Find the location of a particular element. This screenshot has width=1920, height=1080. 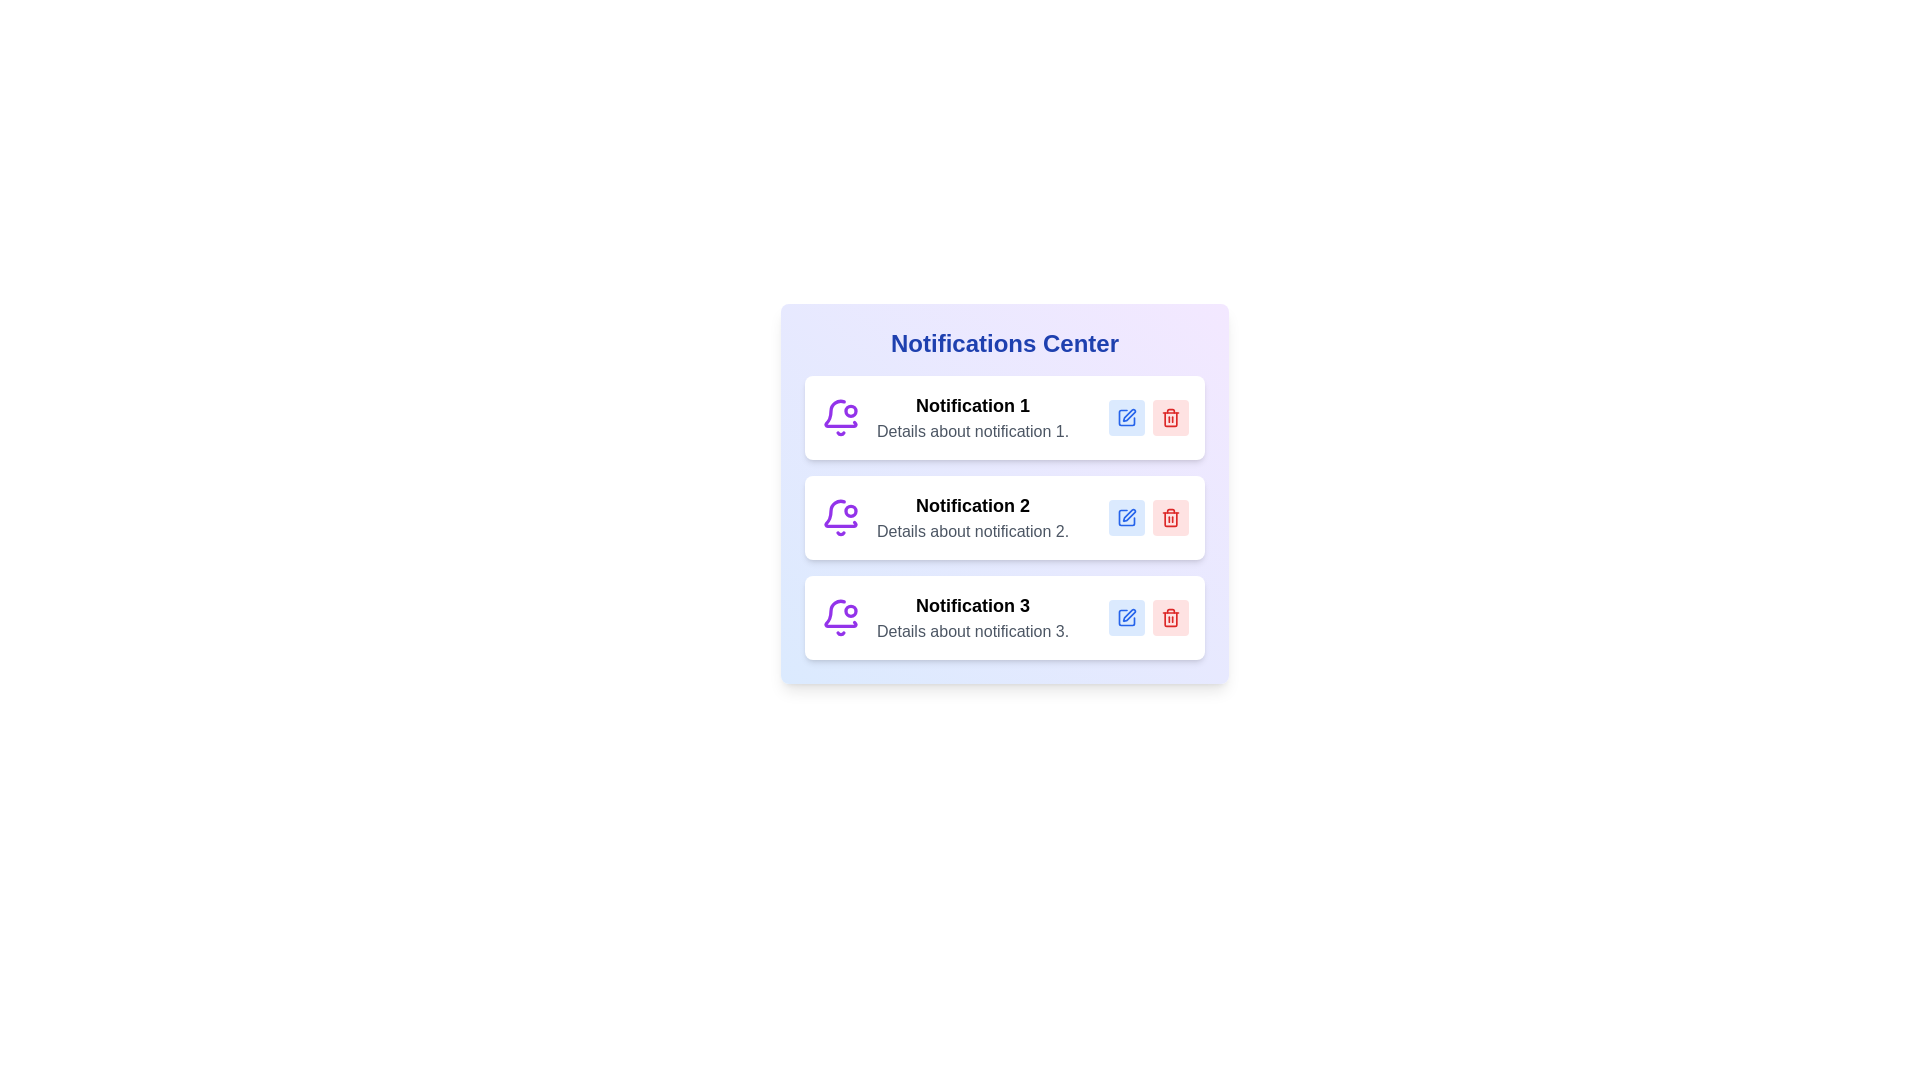

content displayed in the text block of the third notification, which is located to the right of the purple notification icon and left of the edit and delete buttons is located at coordinates (973, 616).